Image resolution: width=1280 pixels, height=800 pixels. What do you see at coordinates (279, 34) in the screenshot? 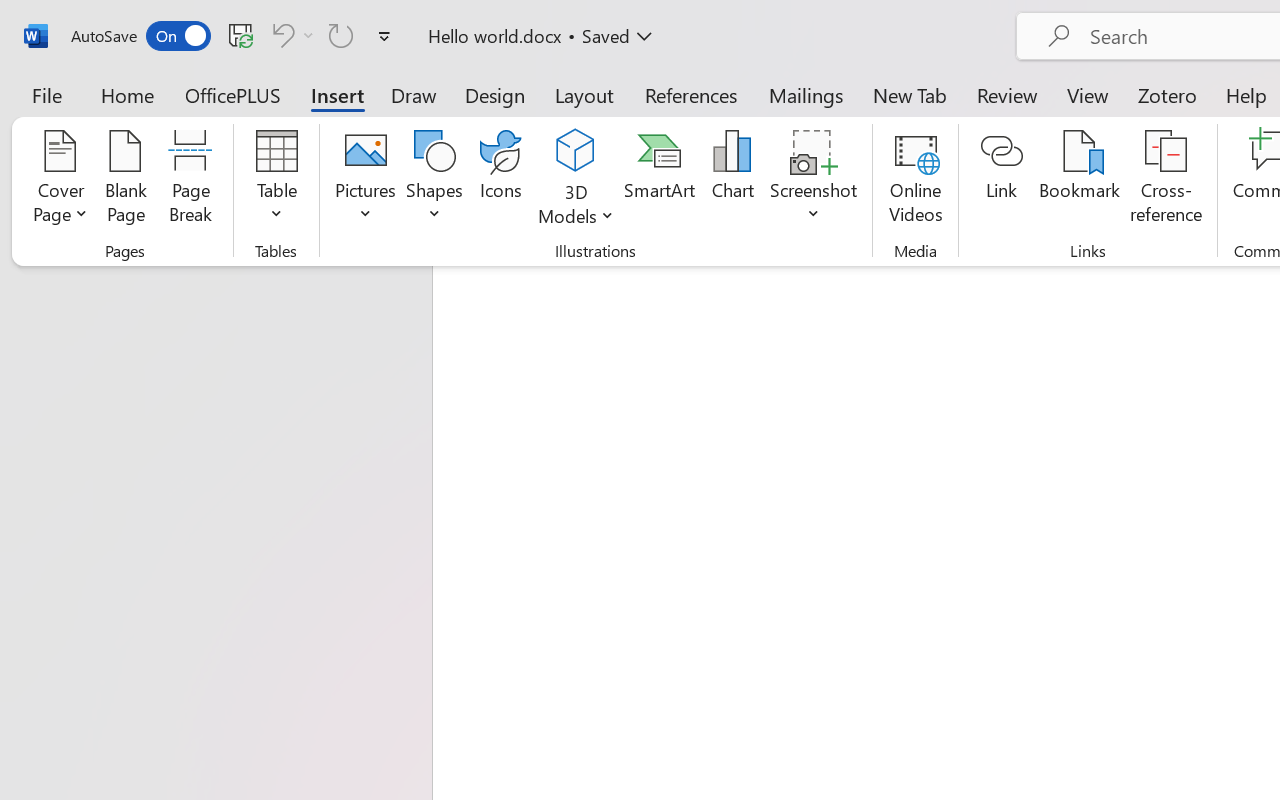
I see `'Can'` at bounding box center [279, 34].